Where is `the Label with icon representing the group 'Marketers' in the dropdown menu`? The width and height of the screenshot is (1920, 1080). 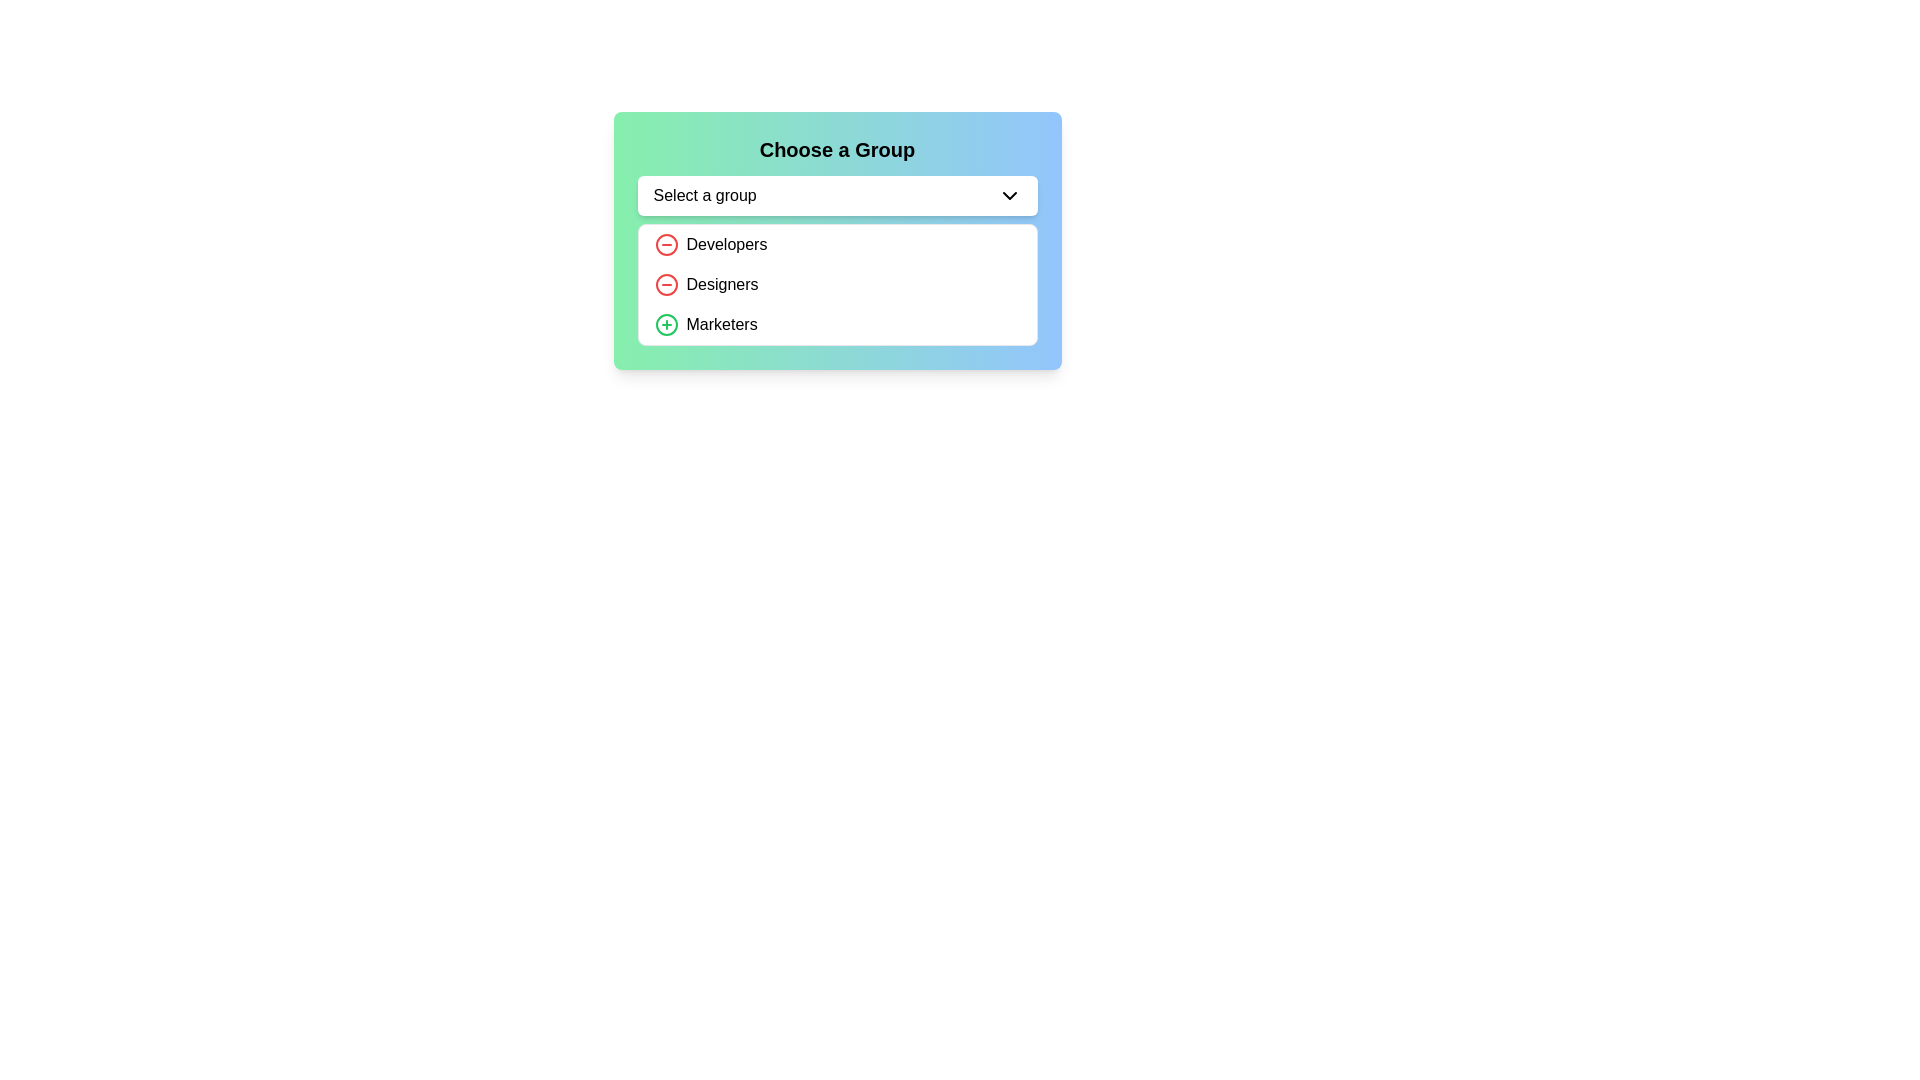
the Label with icon representing the group 'Marketers' in the dropdown menu is located at coordinates (705, 323).